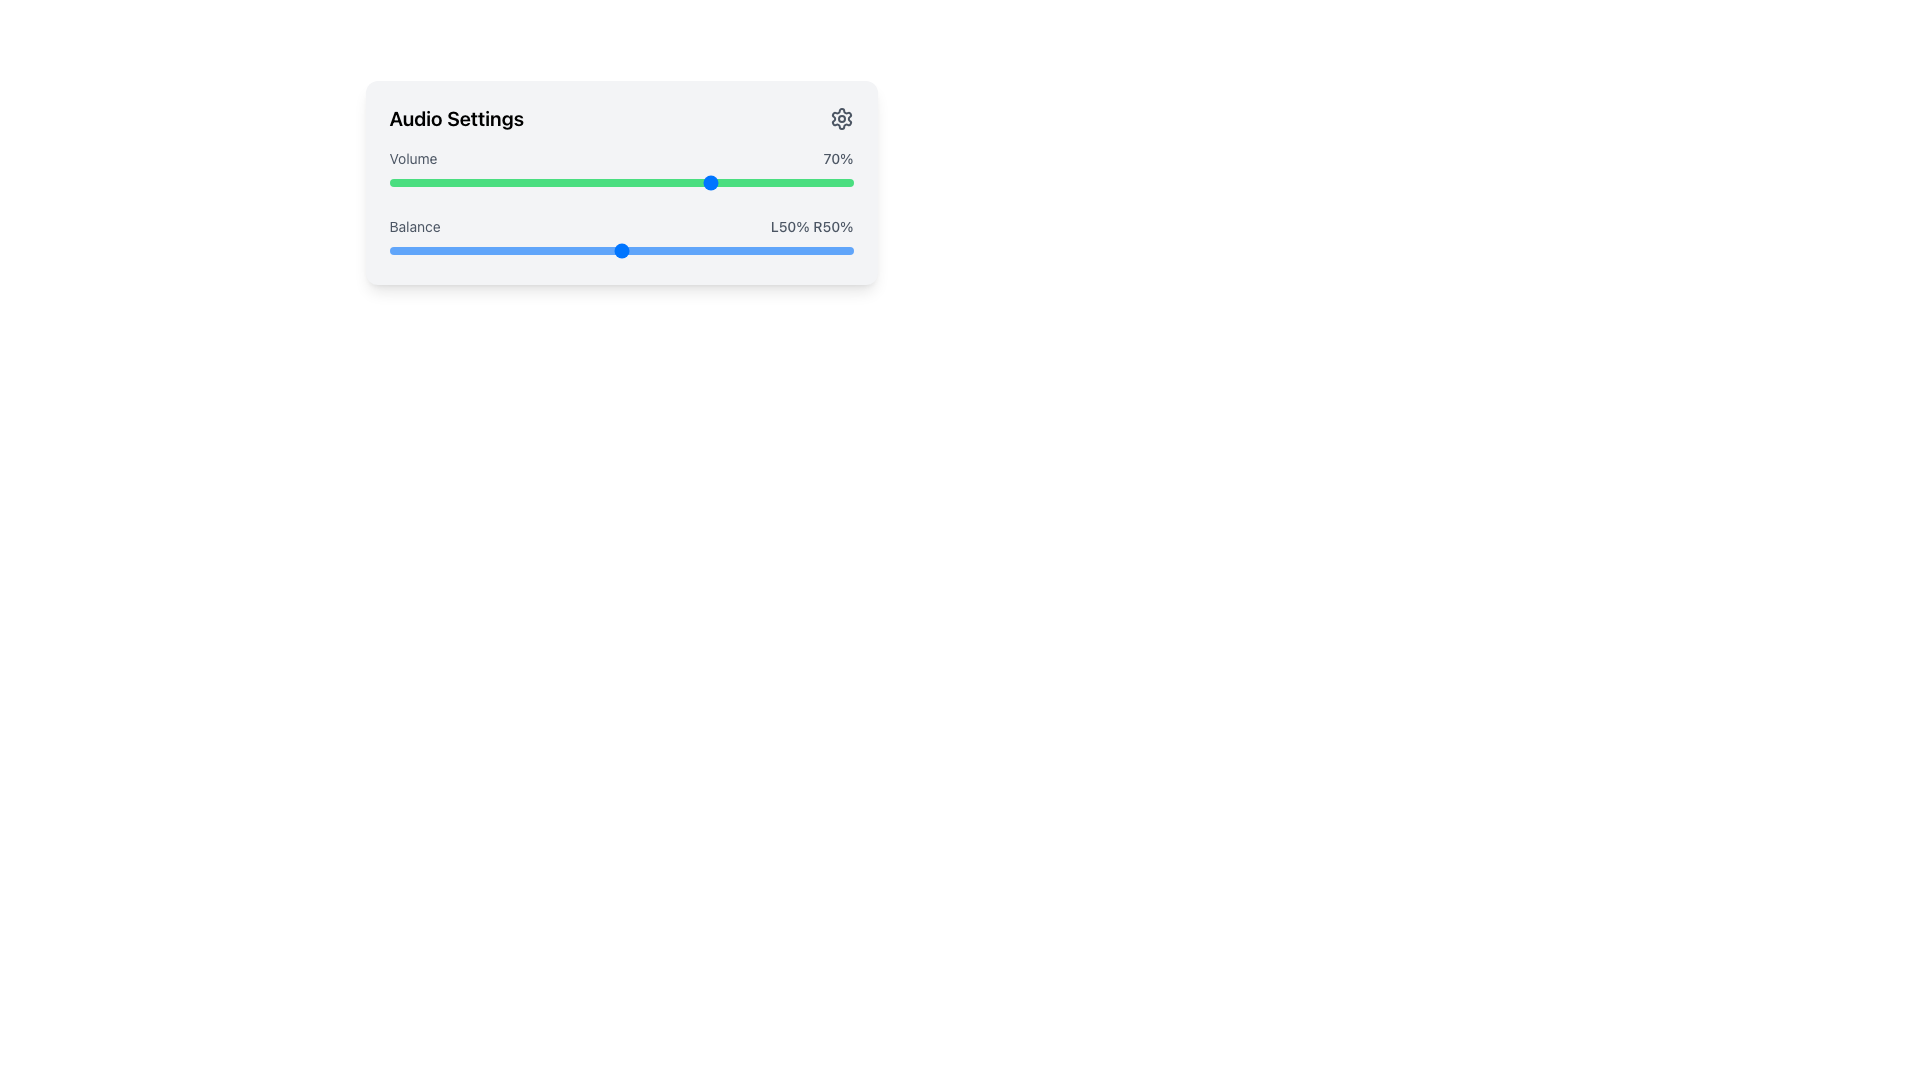  What do you see at coordinates (455, 119) in the screenshot?
I see `the bold title text 'Audio Settings' located in the upper-left section of the rectangular card layout` at bounding box center [455, 119].